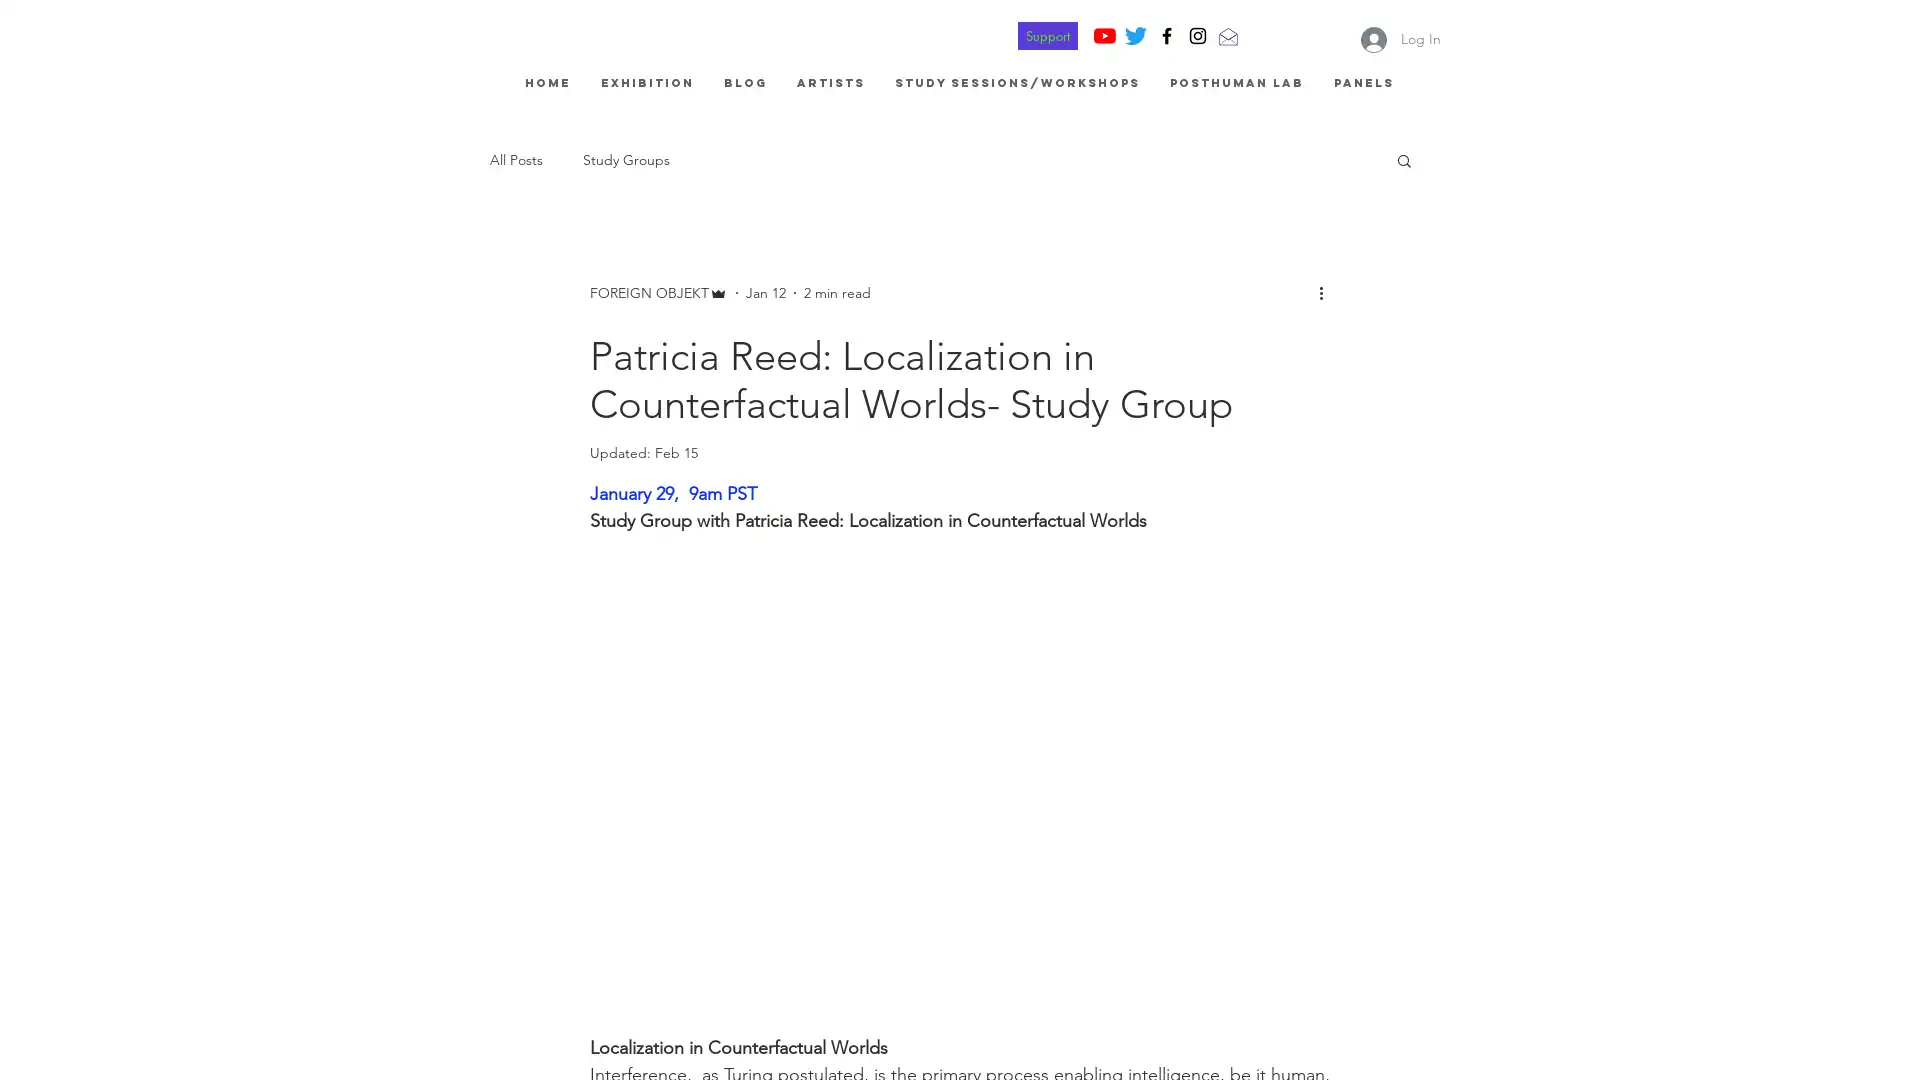  I want to click on All Posts, so click(516, 158).